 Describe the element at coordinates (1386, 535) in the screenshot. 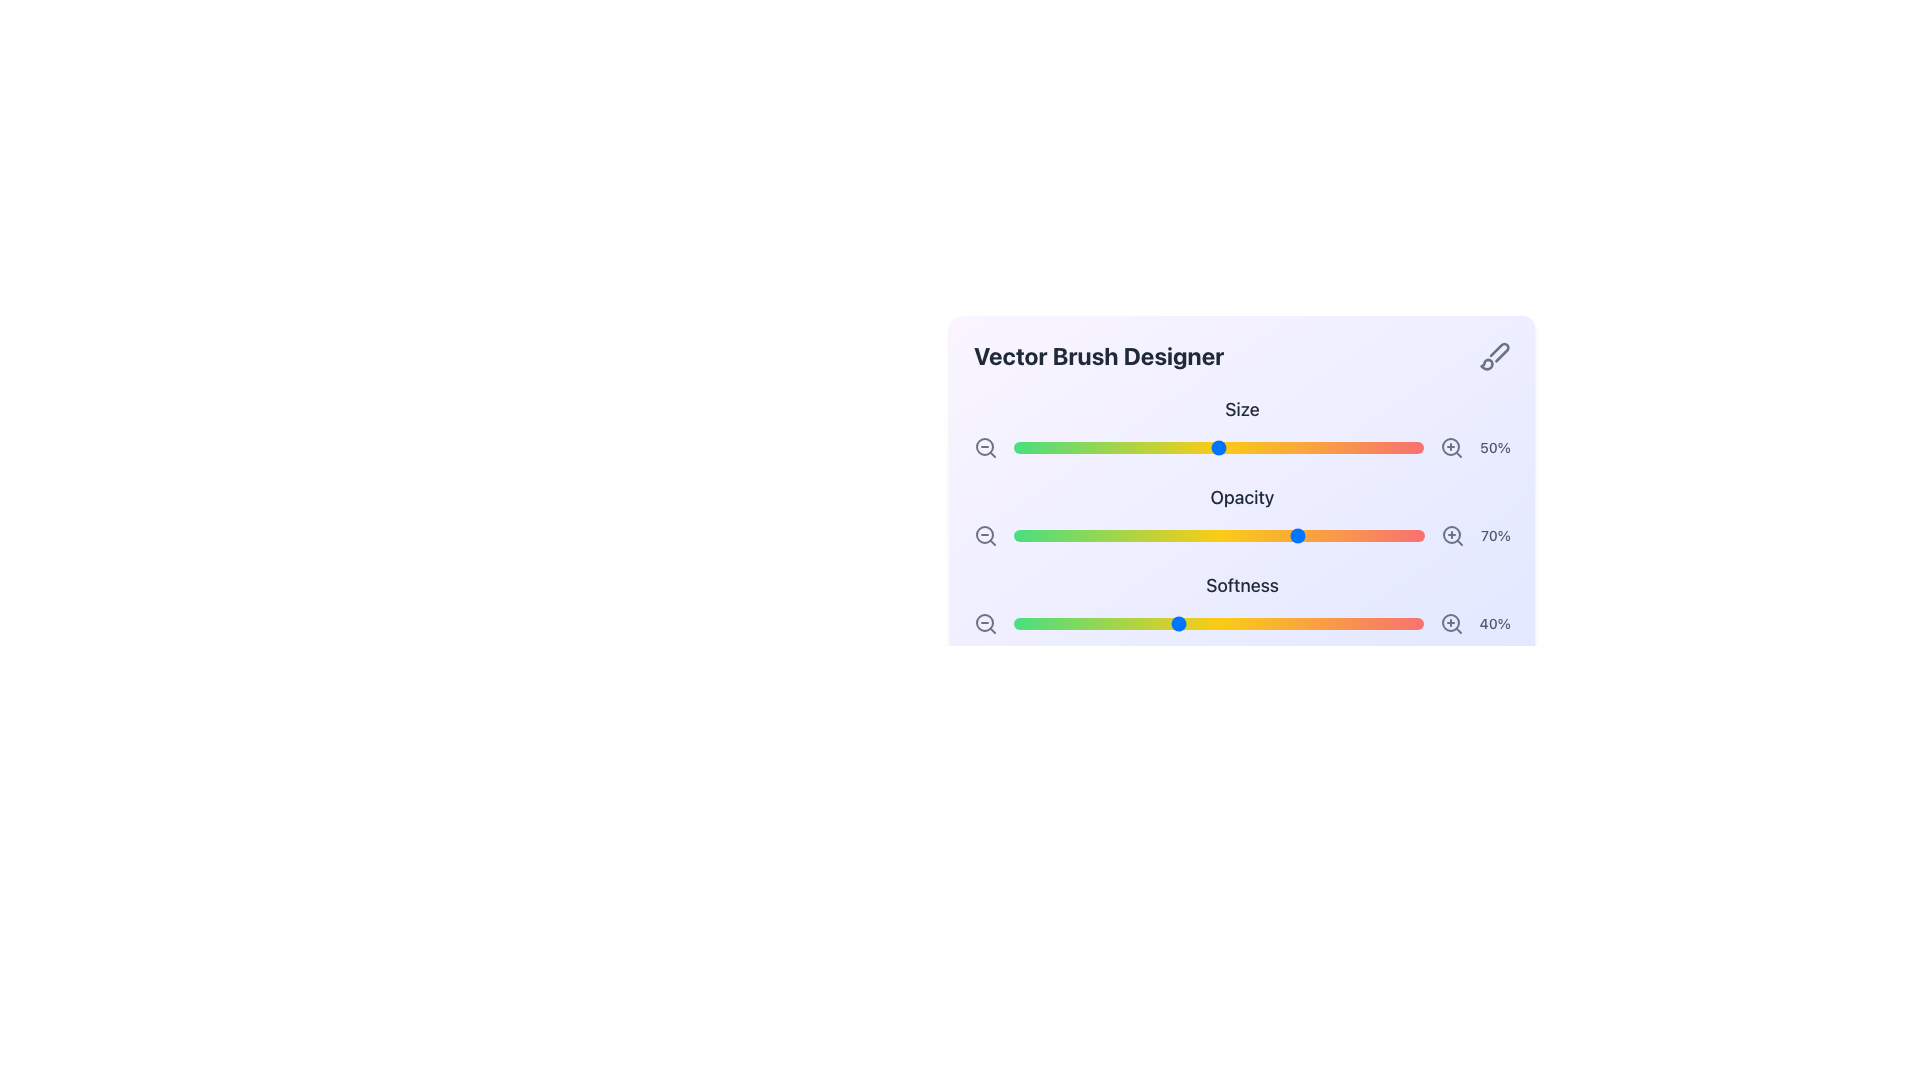

I see `opacity` at that location.